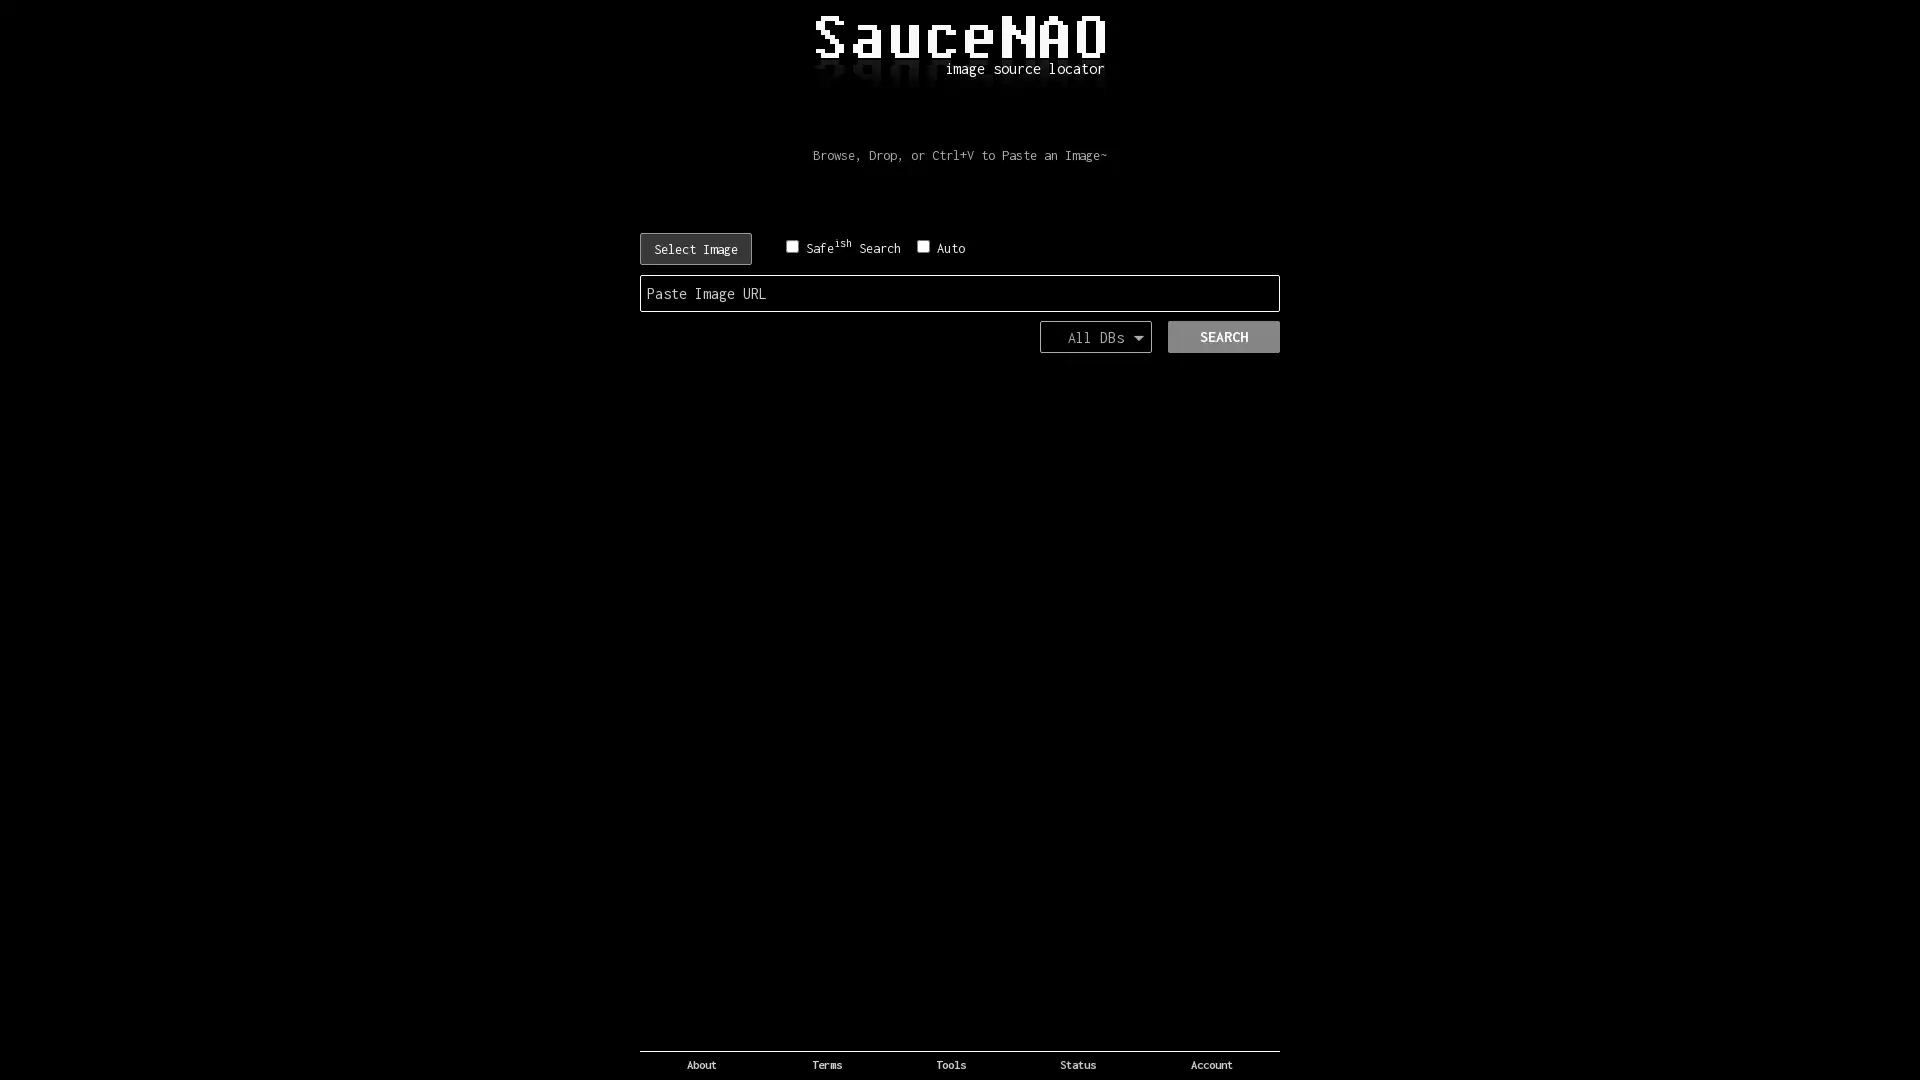 Image resolution: width=1920 pixels, height=1080 pixels. What do you see at coordinates (694, 245) in the screenshot?
I see `Choose File` at bounding box center [694, 245].